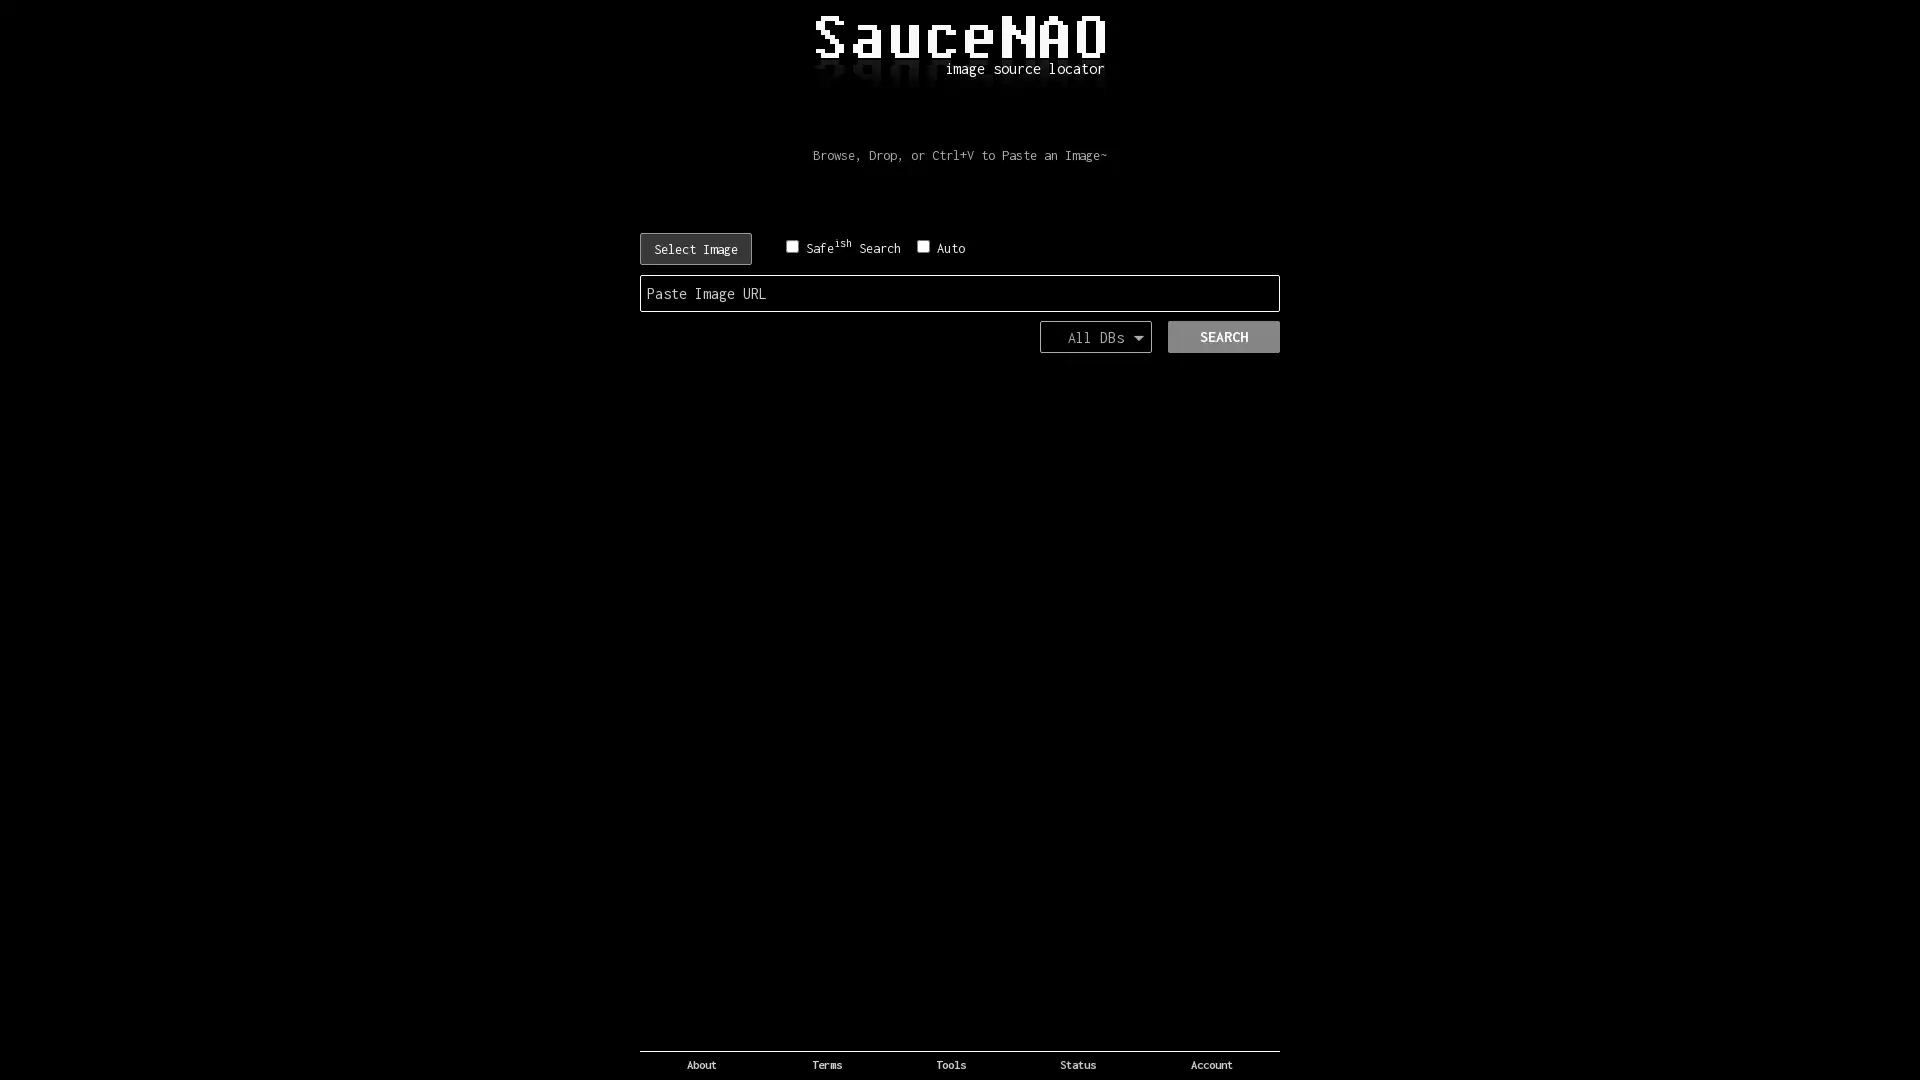 Image resolution: width=1920 pixels, height=1080 pixels. What do you see at coordinates (694, 245) in the screenshot?
I see `Choose File` at bounding box center [694, 245].